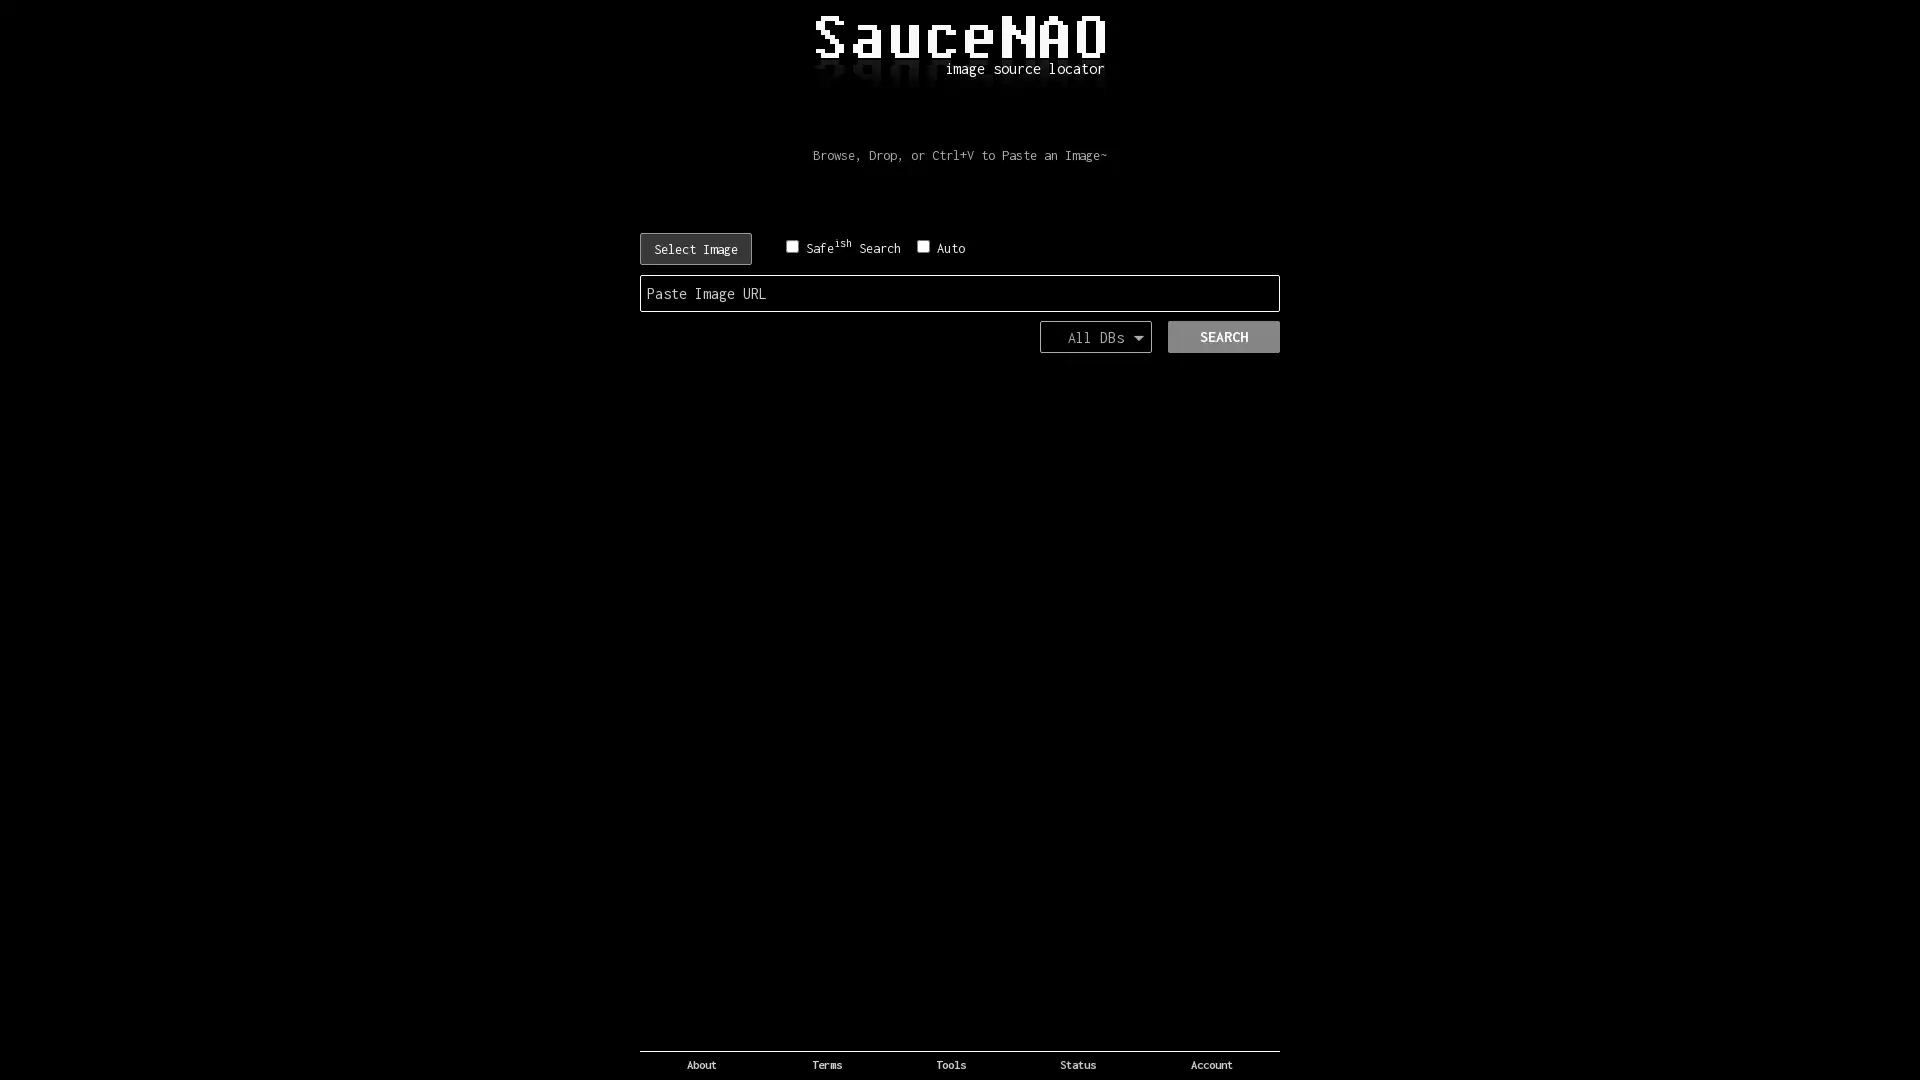 Image resolution: width=1920 pixels, height=1080 pixels. What do you see at coordinates (694, 245) in the screenshot?
I see `Choose File` at bounding box center [694, 245].